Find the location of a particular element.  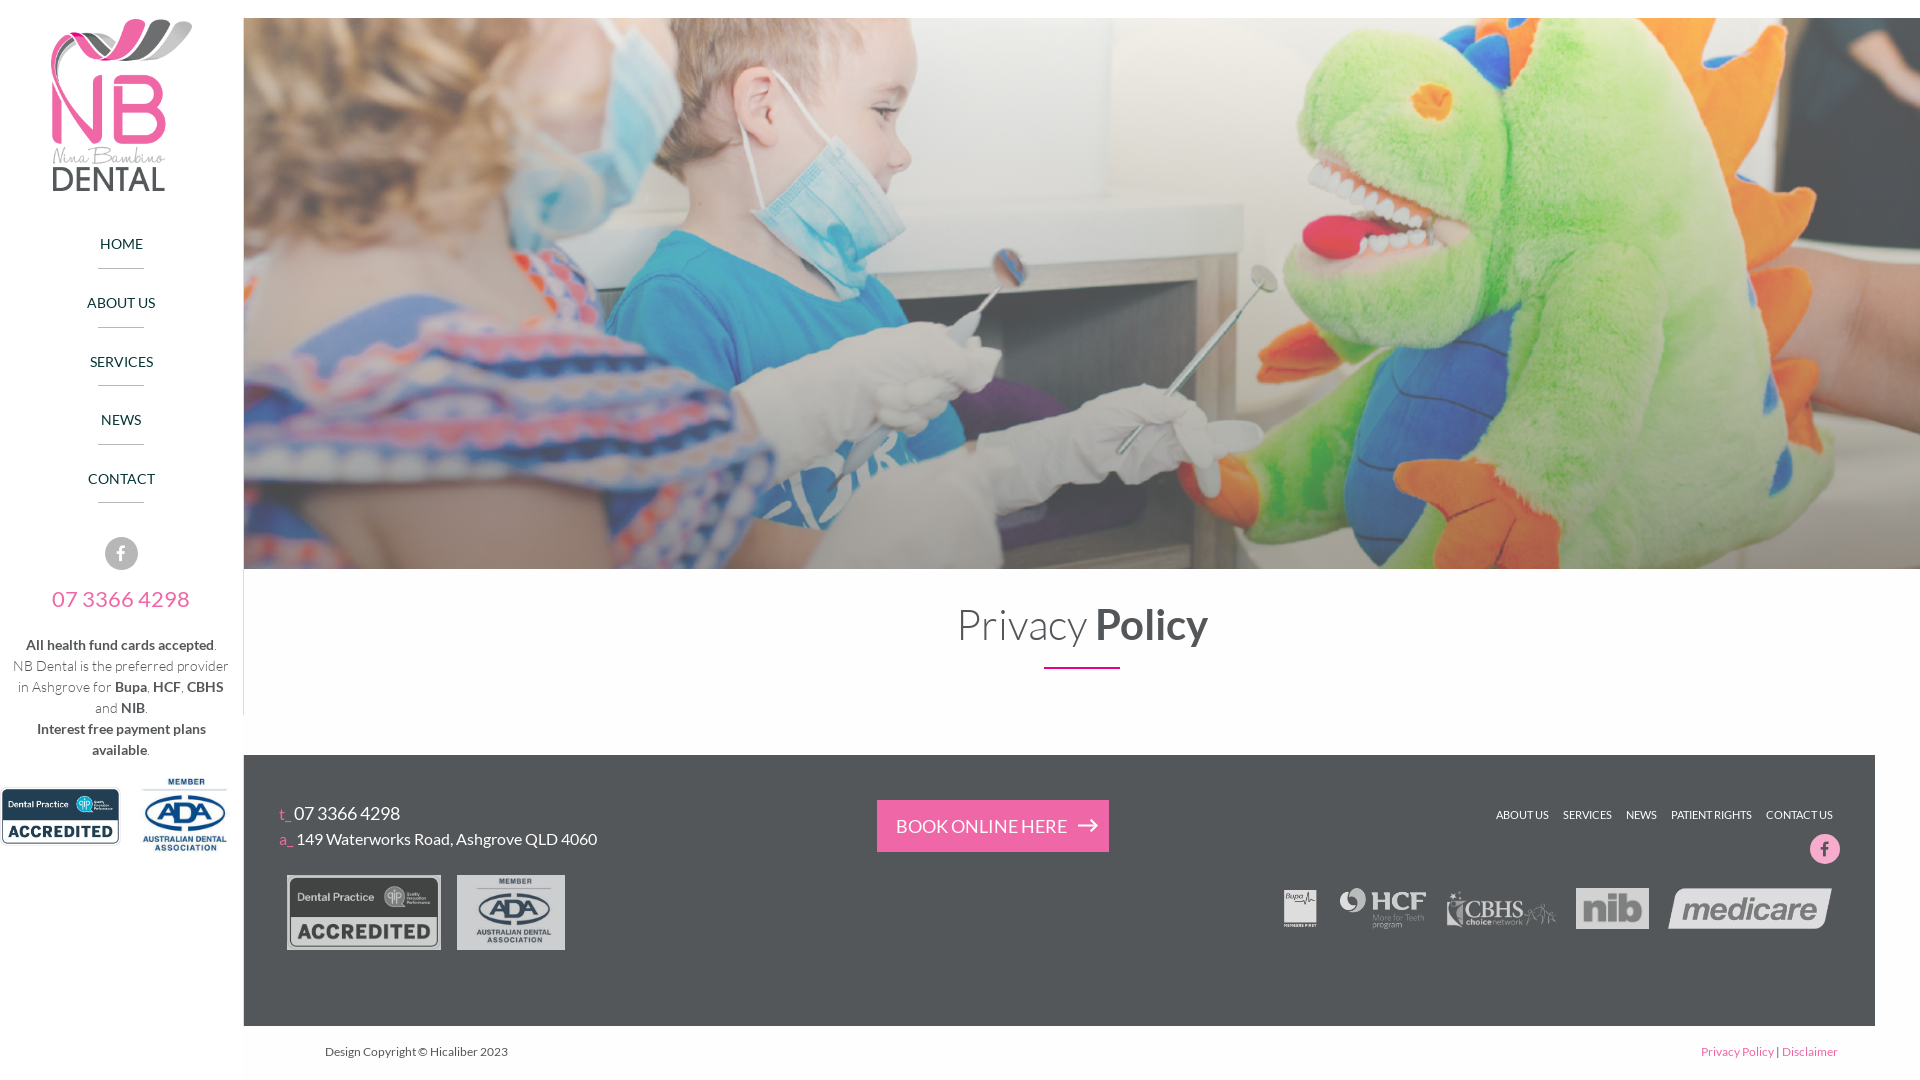

'07 3366 4298' is located at coordinates (119, 597).